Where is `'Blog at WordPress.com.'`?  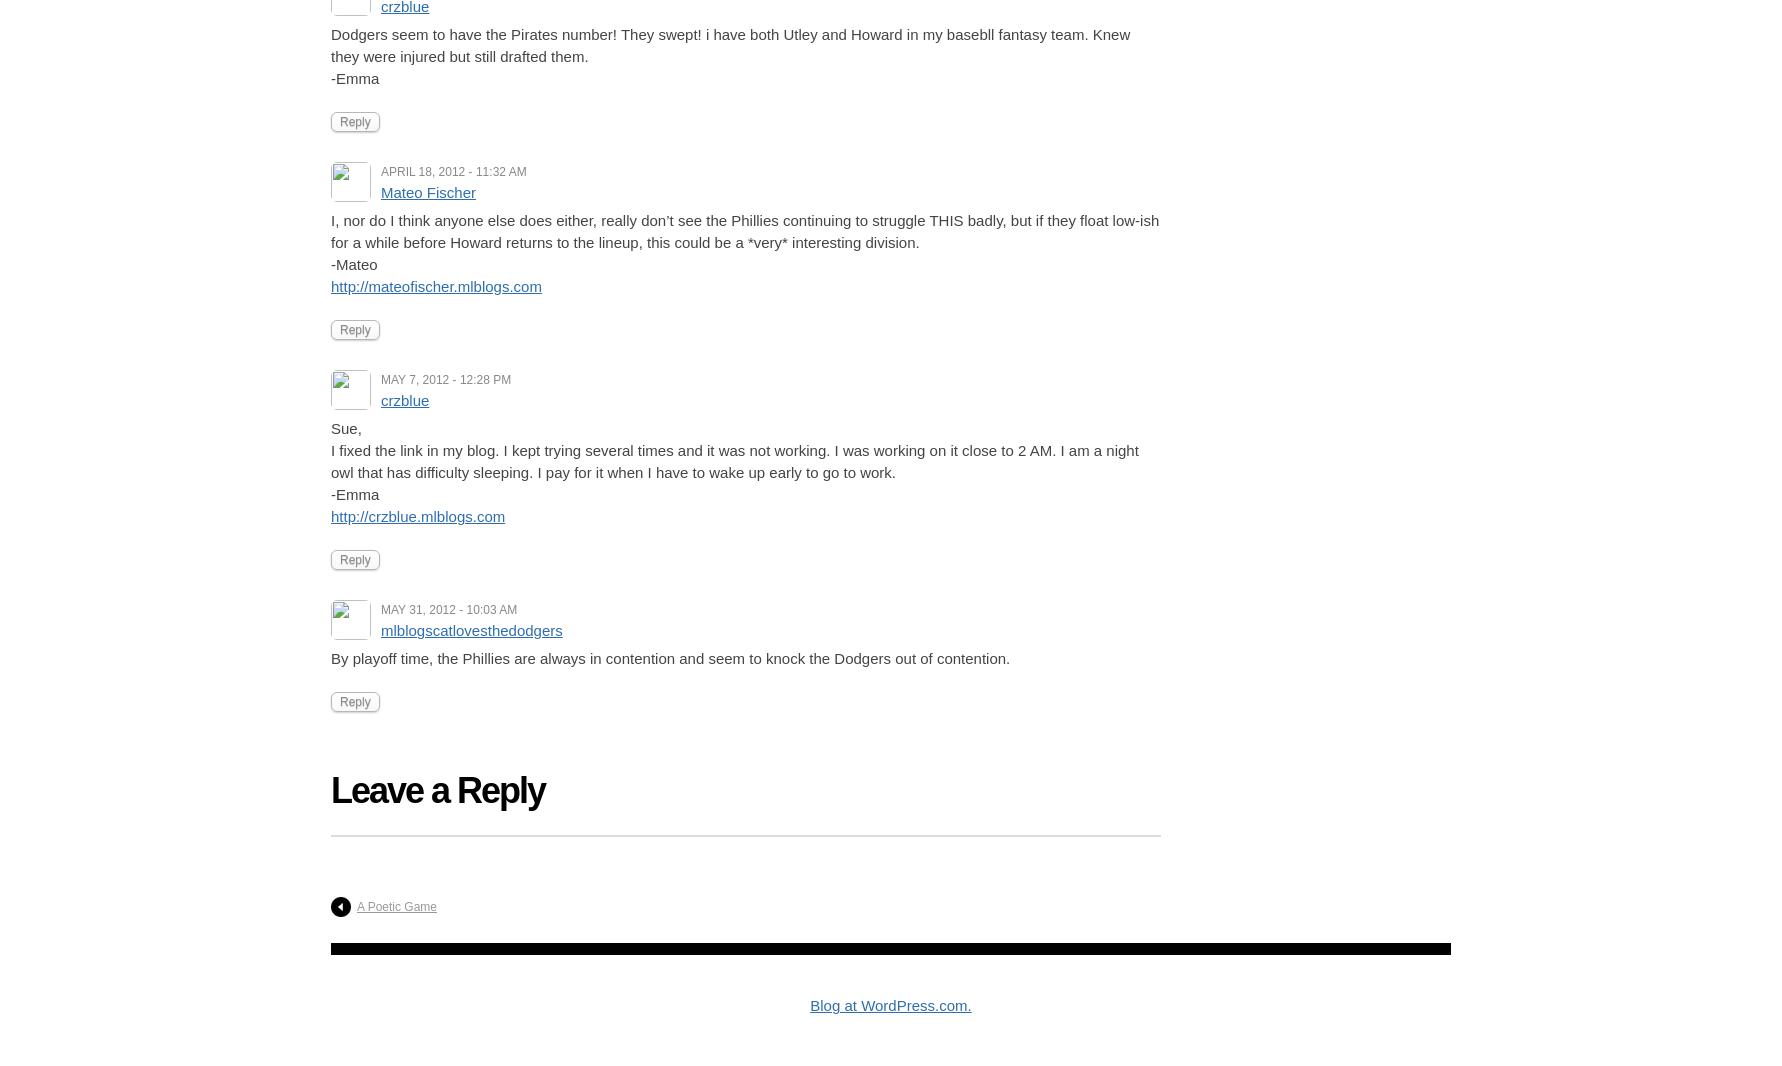
'Blog at WordPress.com.' is located at coordinates (889, 1005).